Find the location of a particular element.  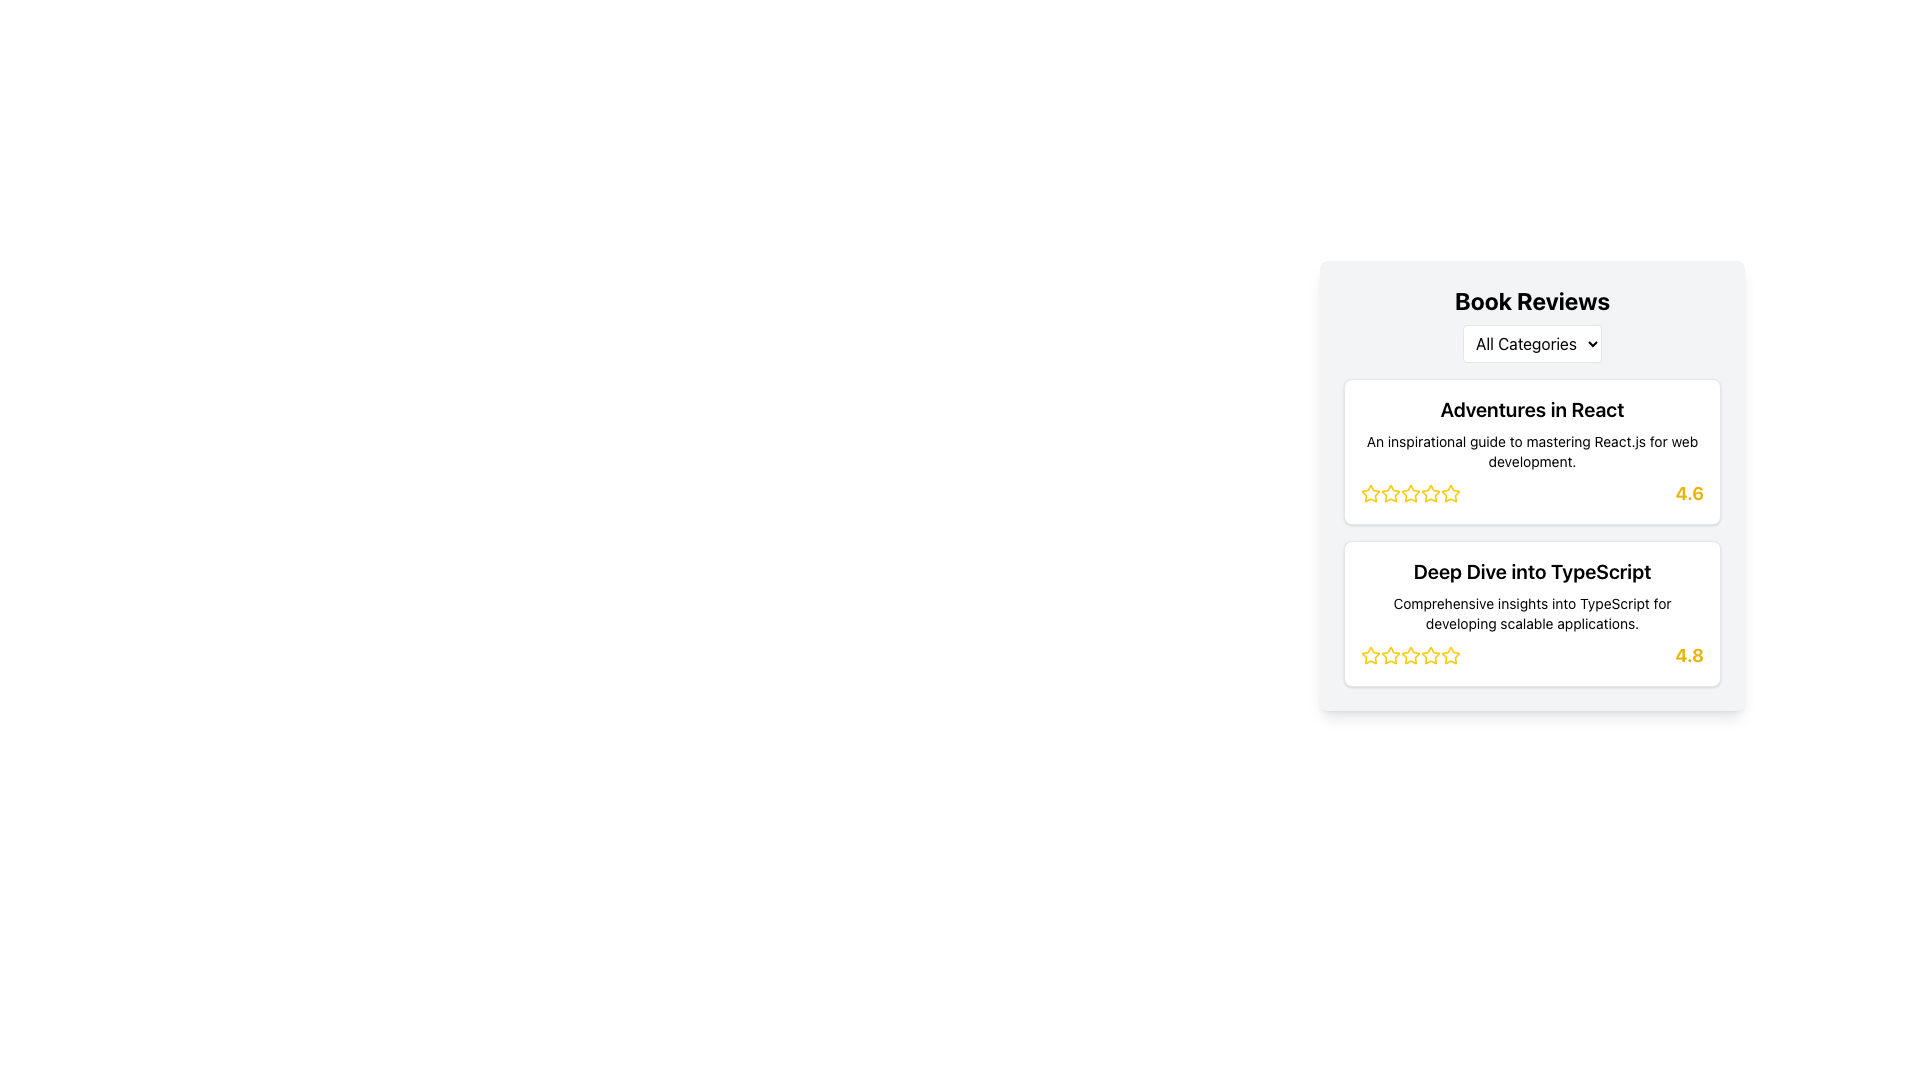

the Information Card displaying the title 'Adventures in React' with a white background and yellow star ratings is located at coordinates (1531, 451).